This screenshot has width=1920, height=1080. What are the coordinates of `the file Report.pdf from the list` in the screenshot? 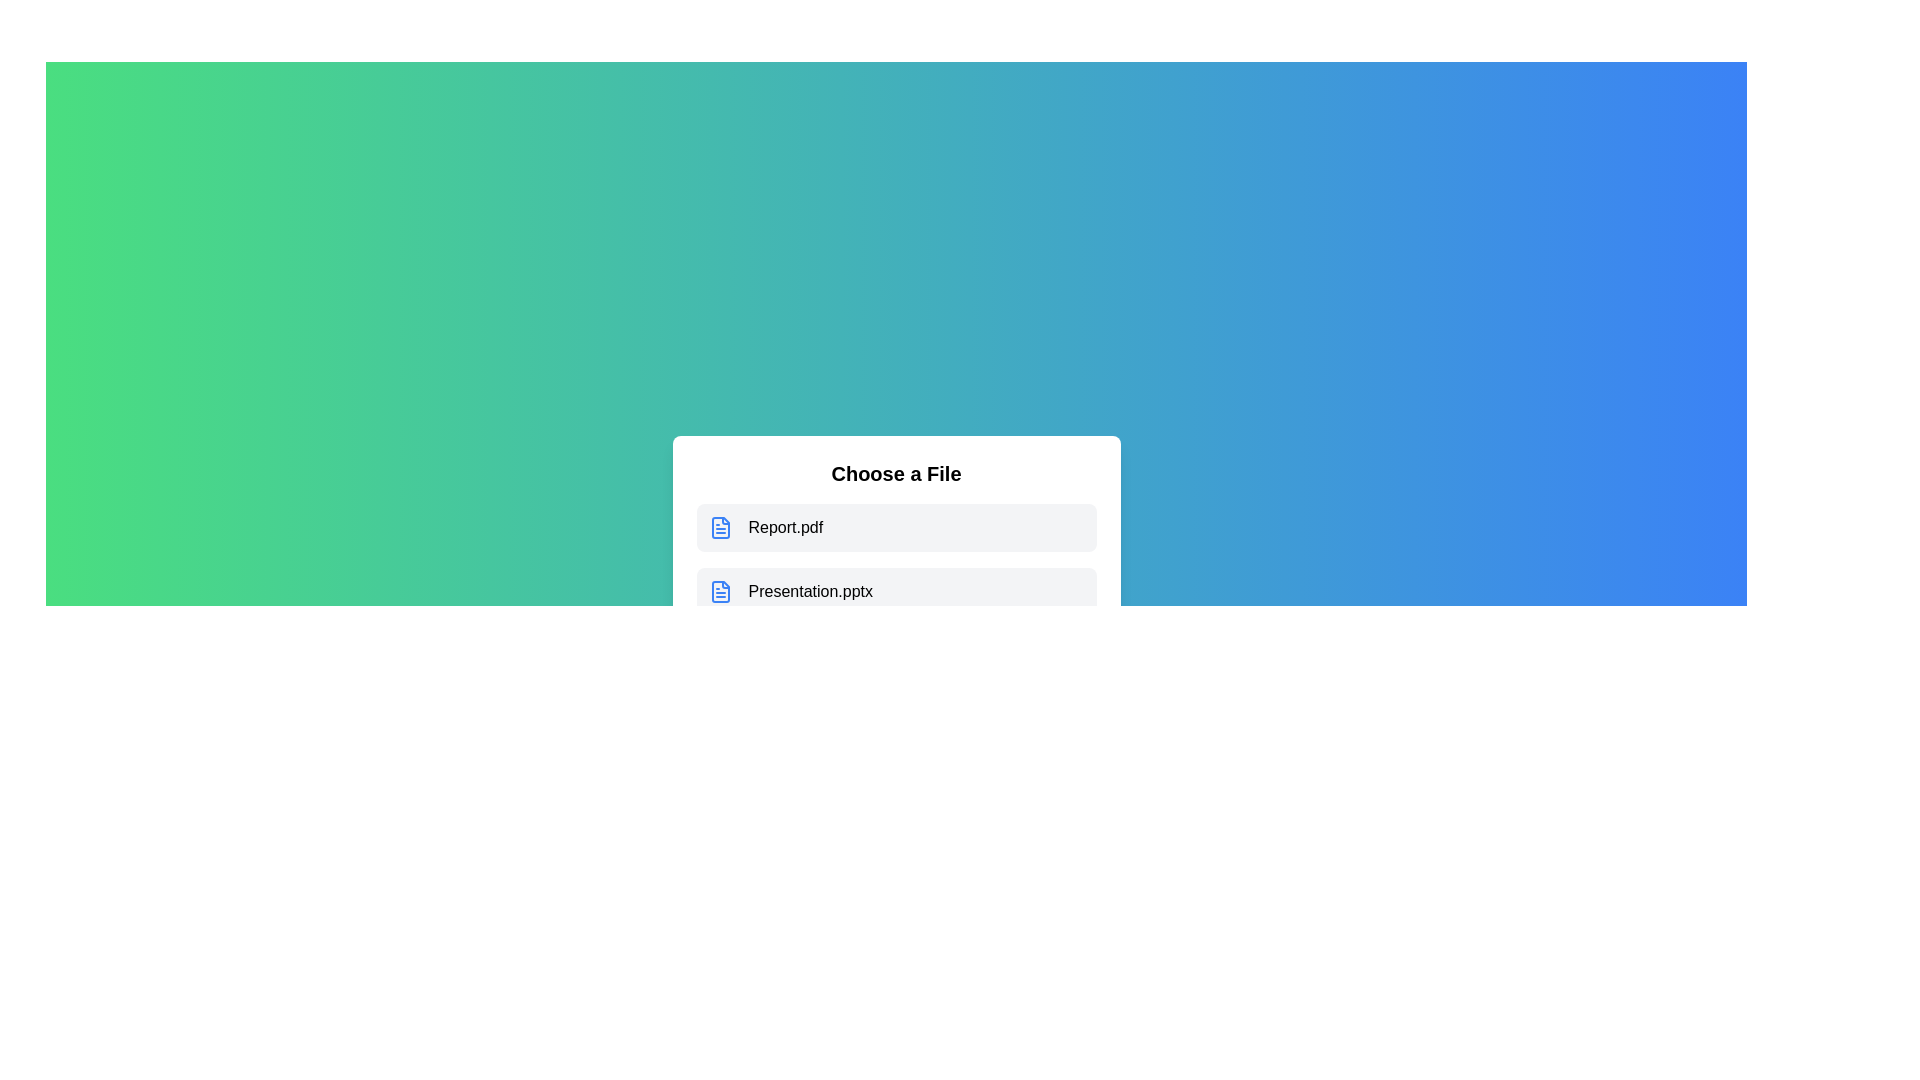 It's located at (895, 527).